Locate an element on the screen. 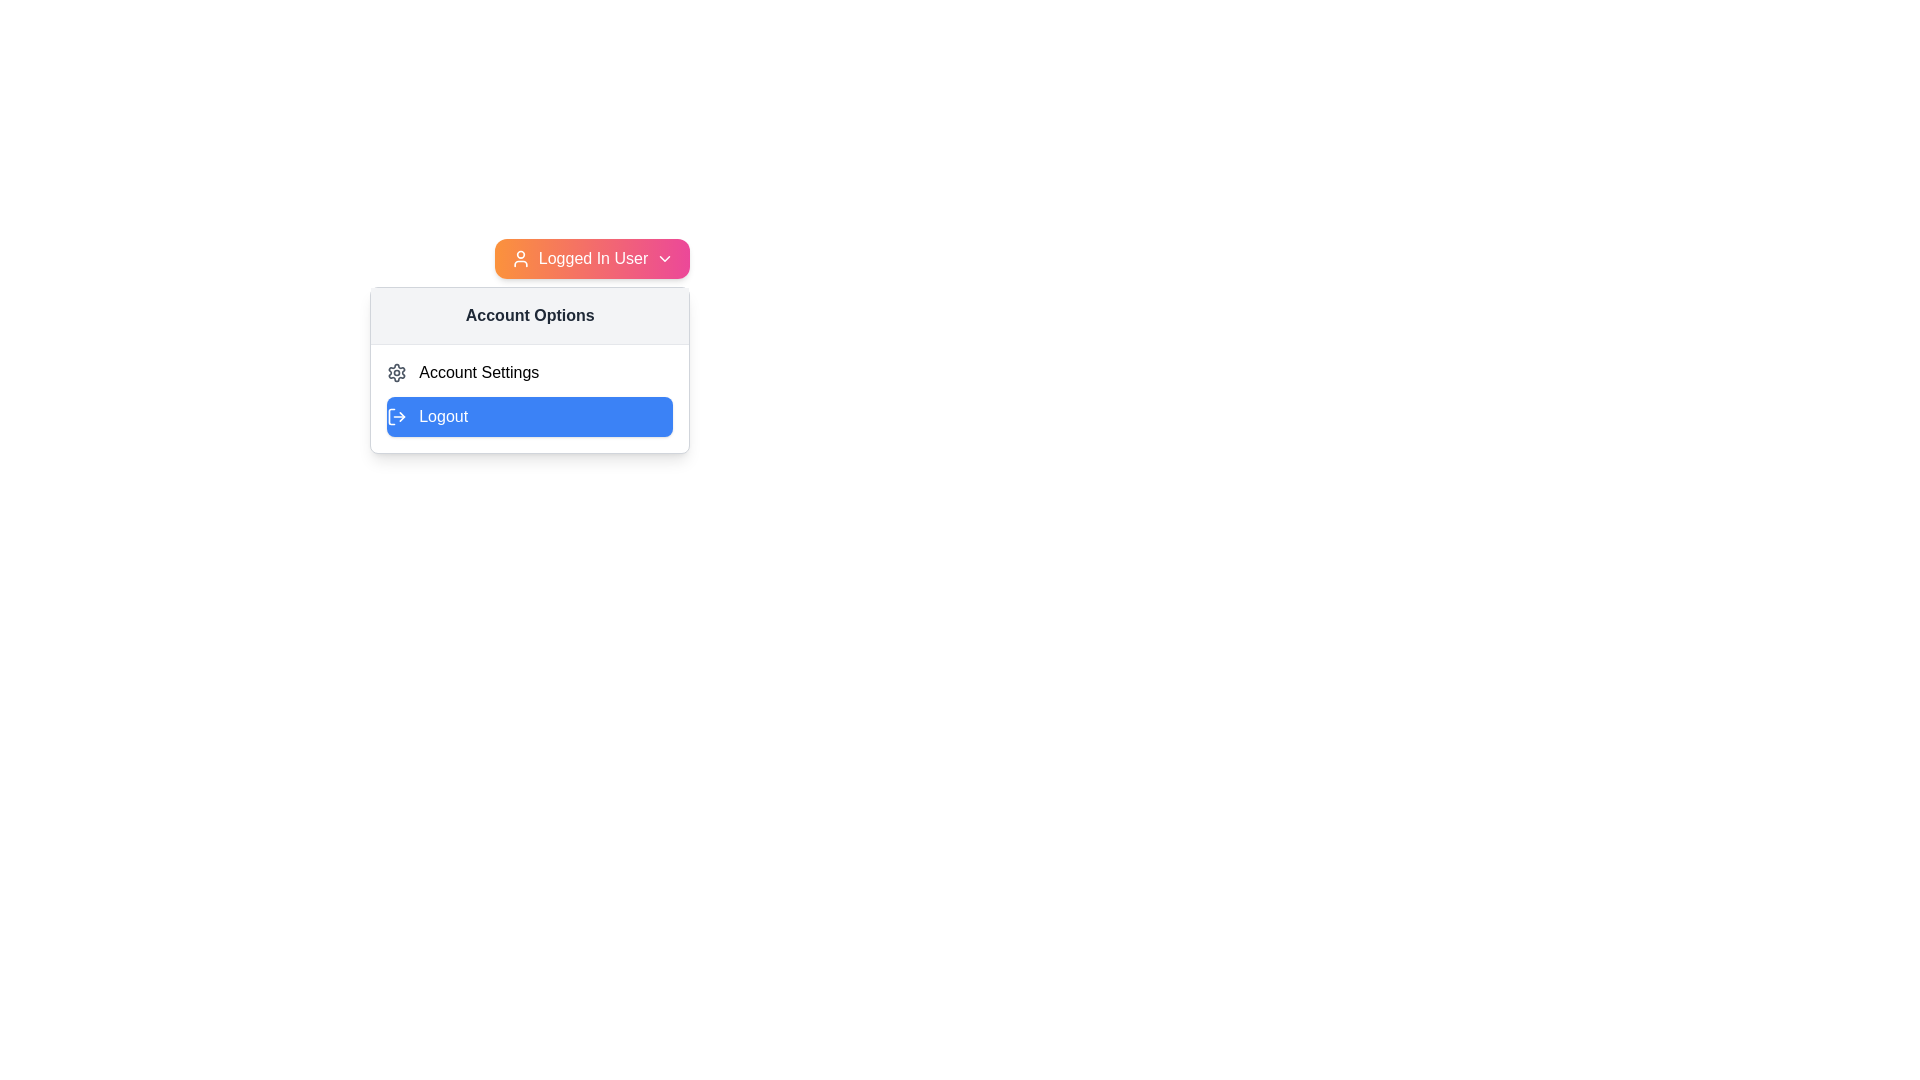  the Dropdown Indicator Icon, which is a downwards pointing chevron icon in white, located within the orange-to-pink gradient button labeled 'Logged In User' is located at coordinates (665, 257).